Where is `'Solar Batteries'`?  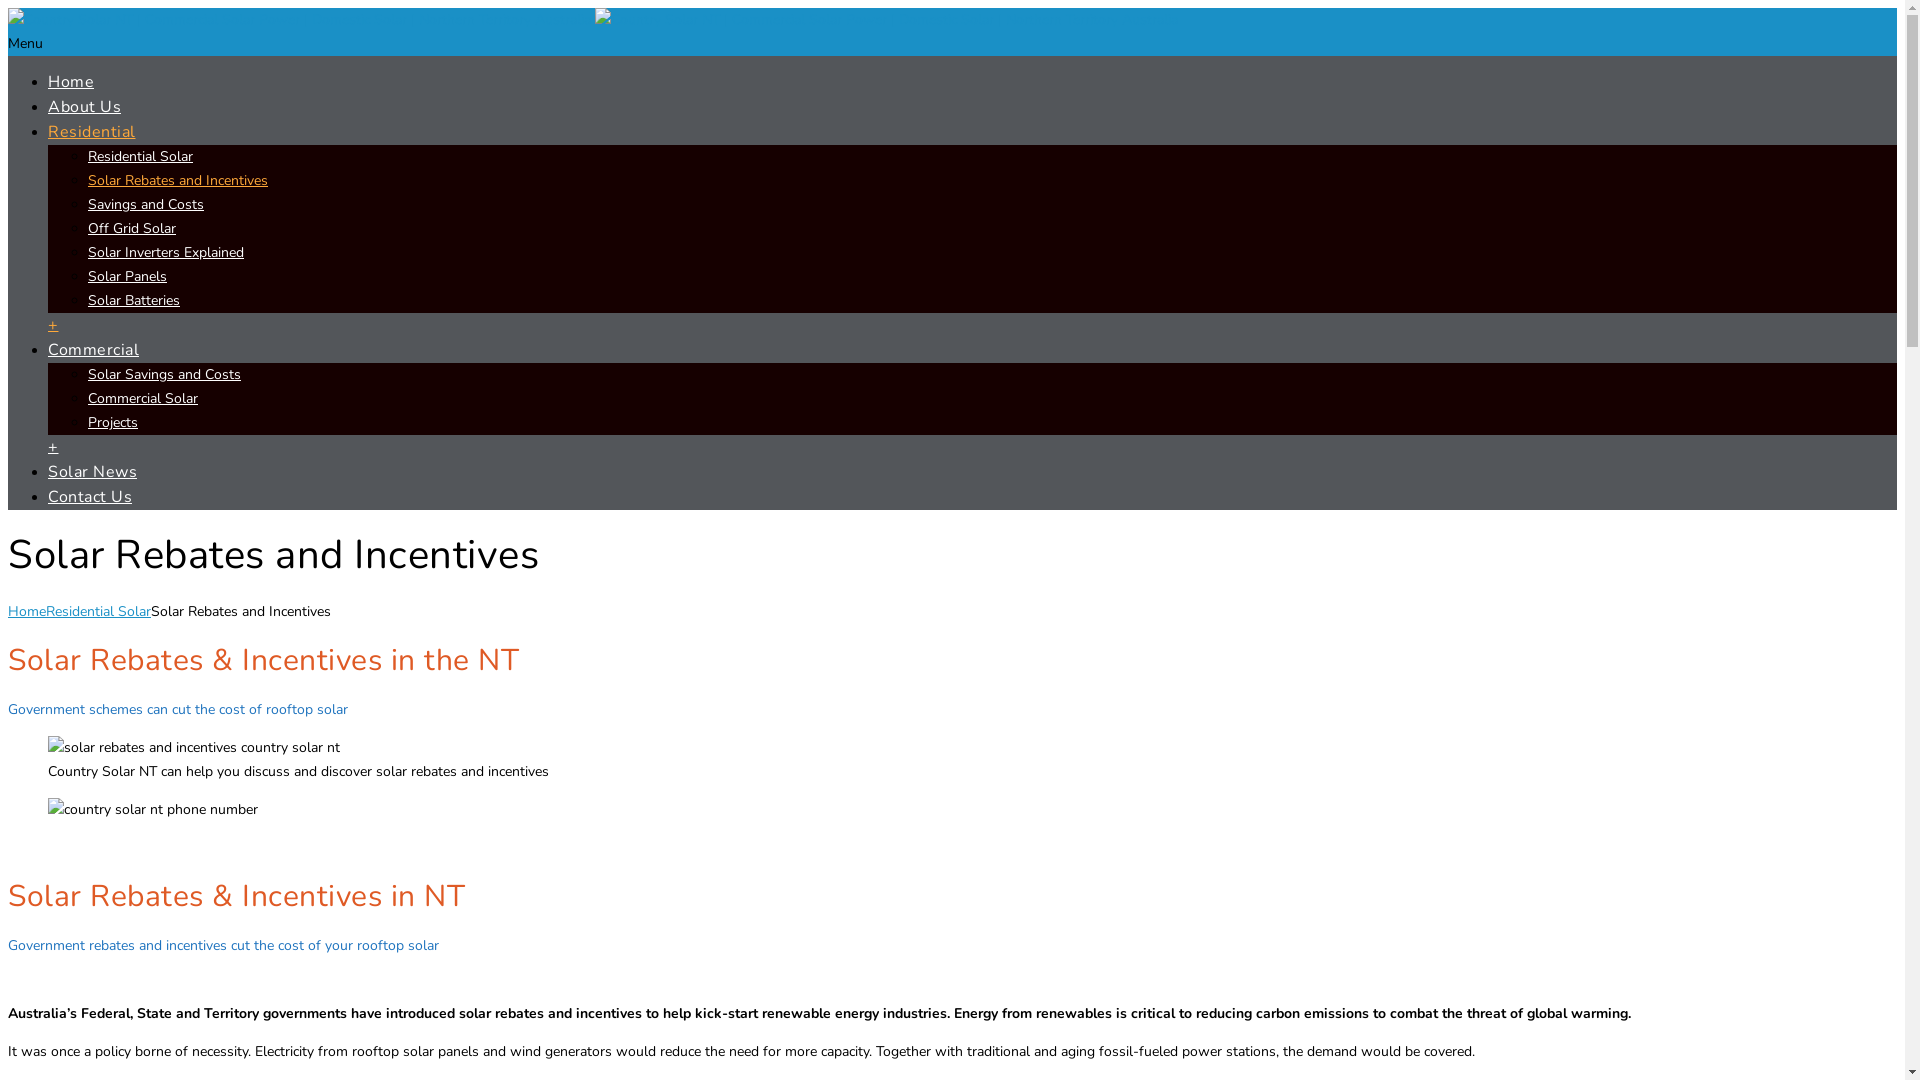
'Solar Batteries' is located at coordinates (133, 300).